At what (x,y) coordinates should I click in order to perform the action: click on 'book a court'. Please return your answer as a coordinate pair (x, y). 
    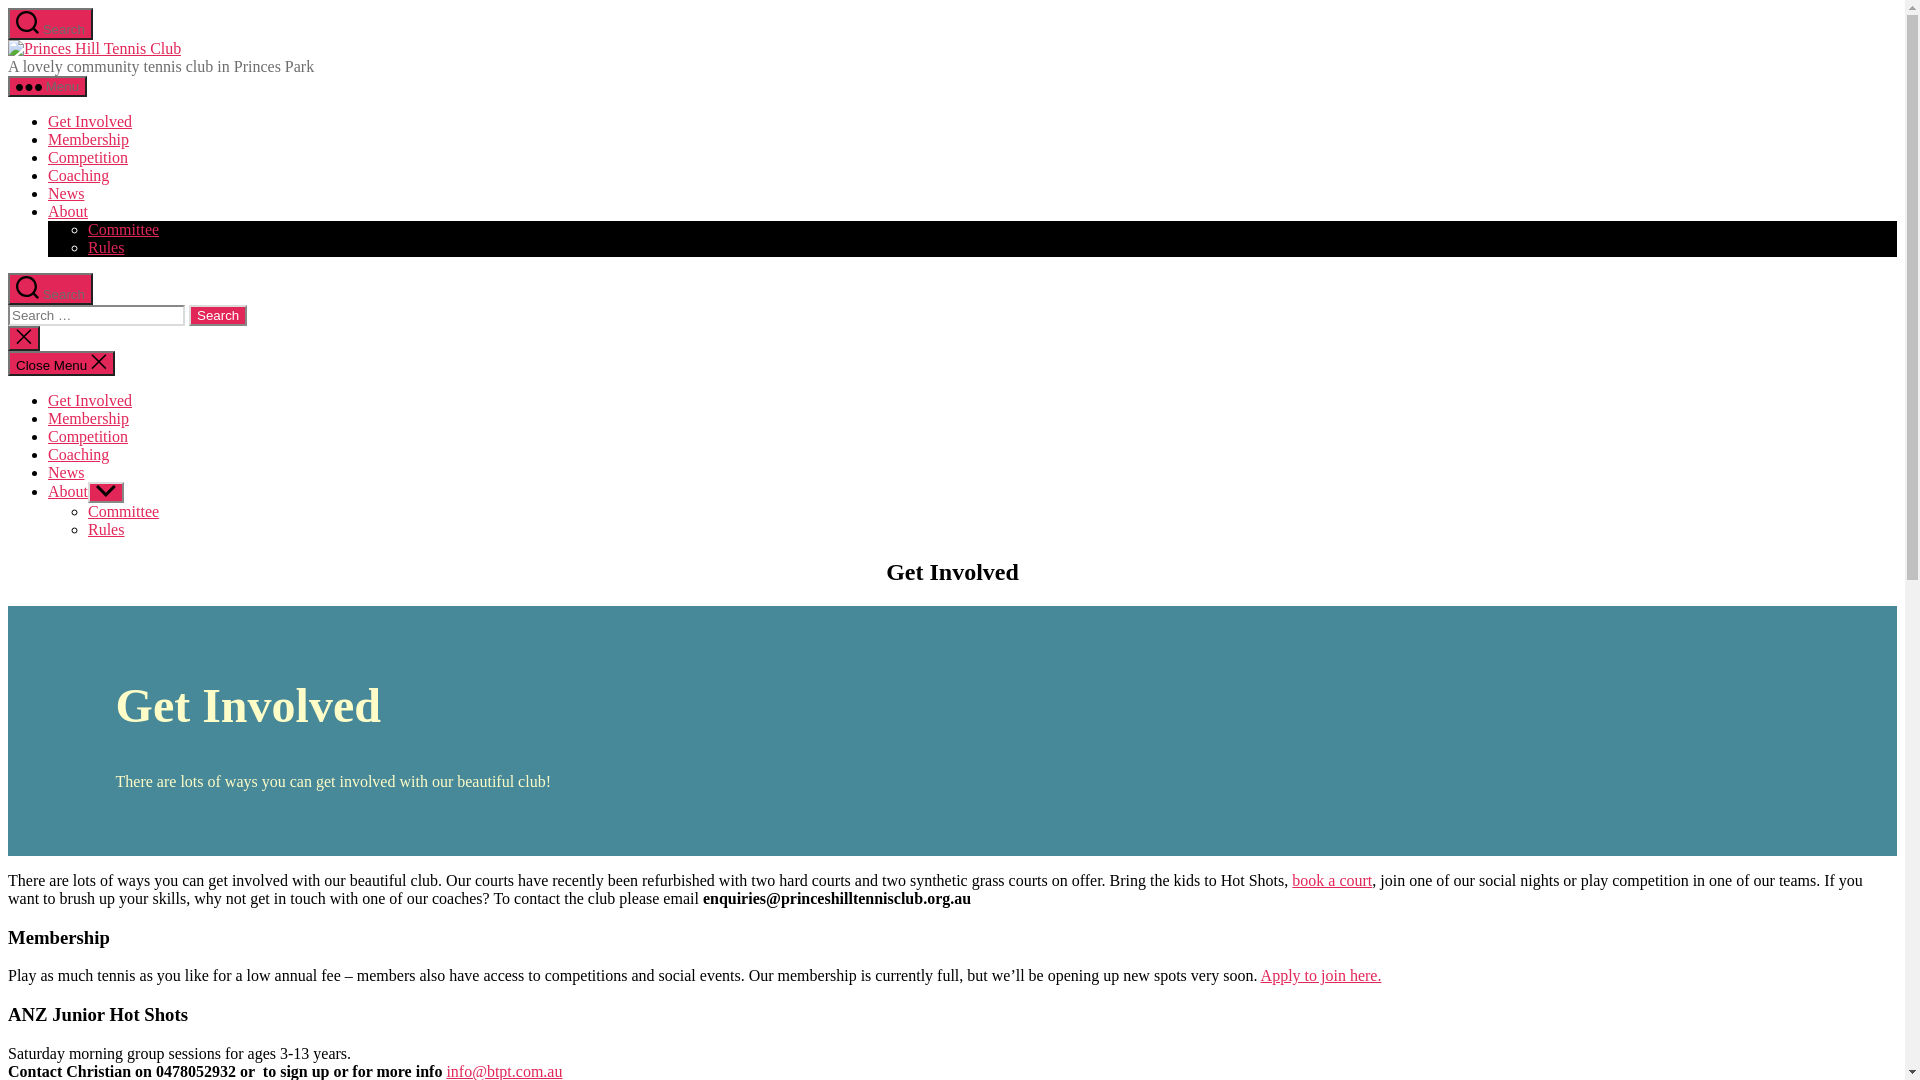
    Looking at the image, I should click on (1332, 879).